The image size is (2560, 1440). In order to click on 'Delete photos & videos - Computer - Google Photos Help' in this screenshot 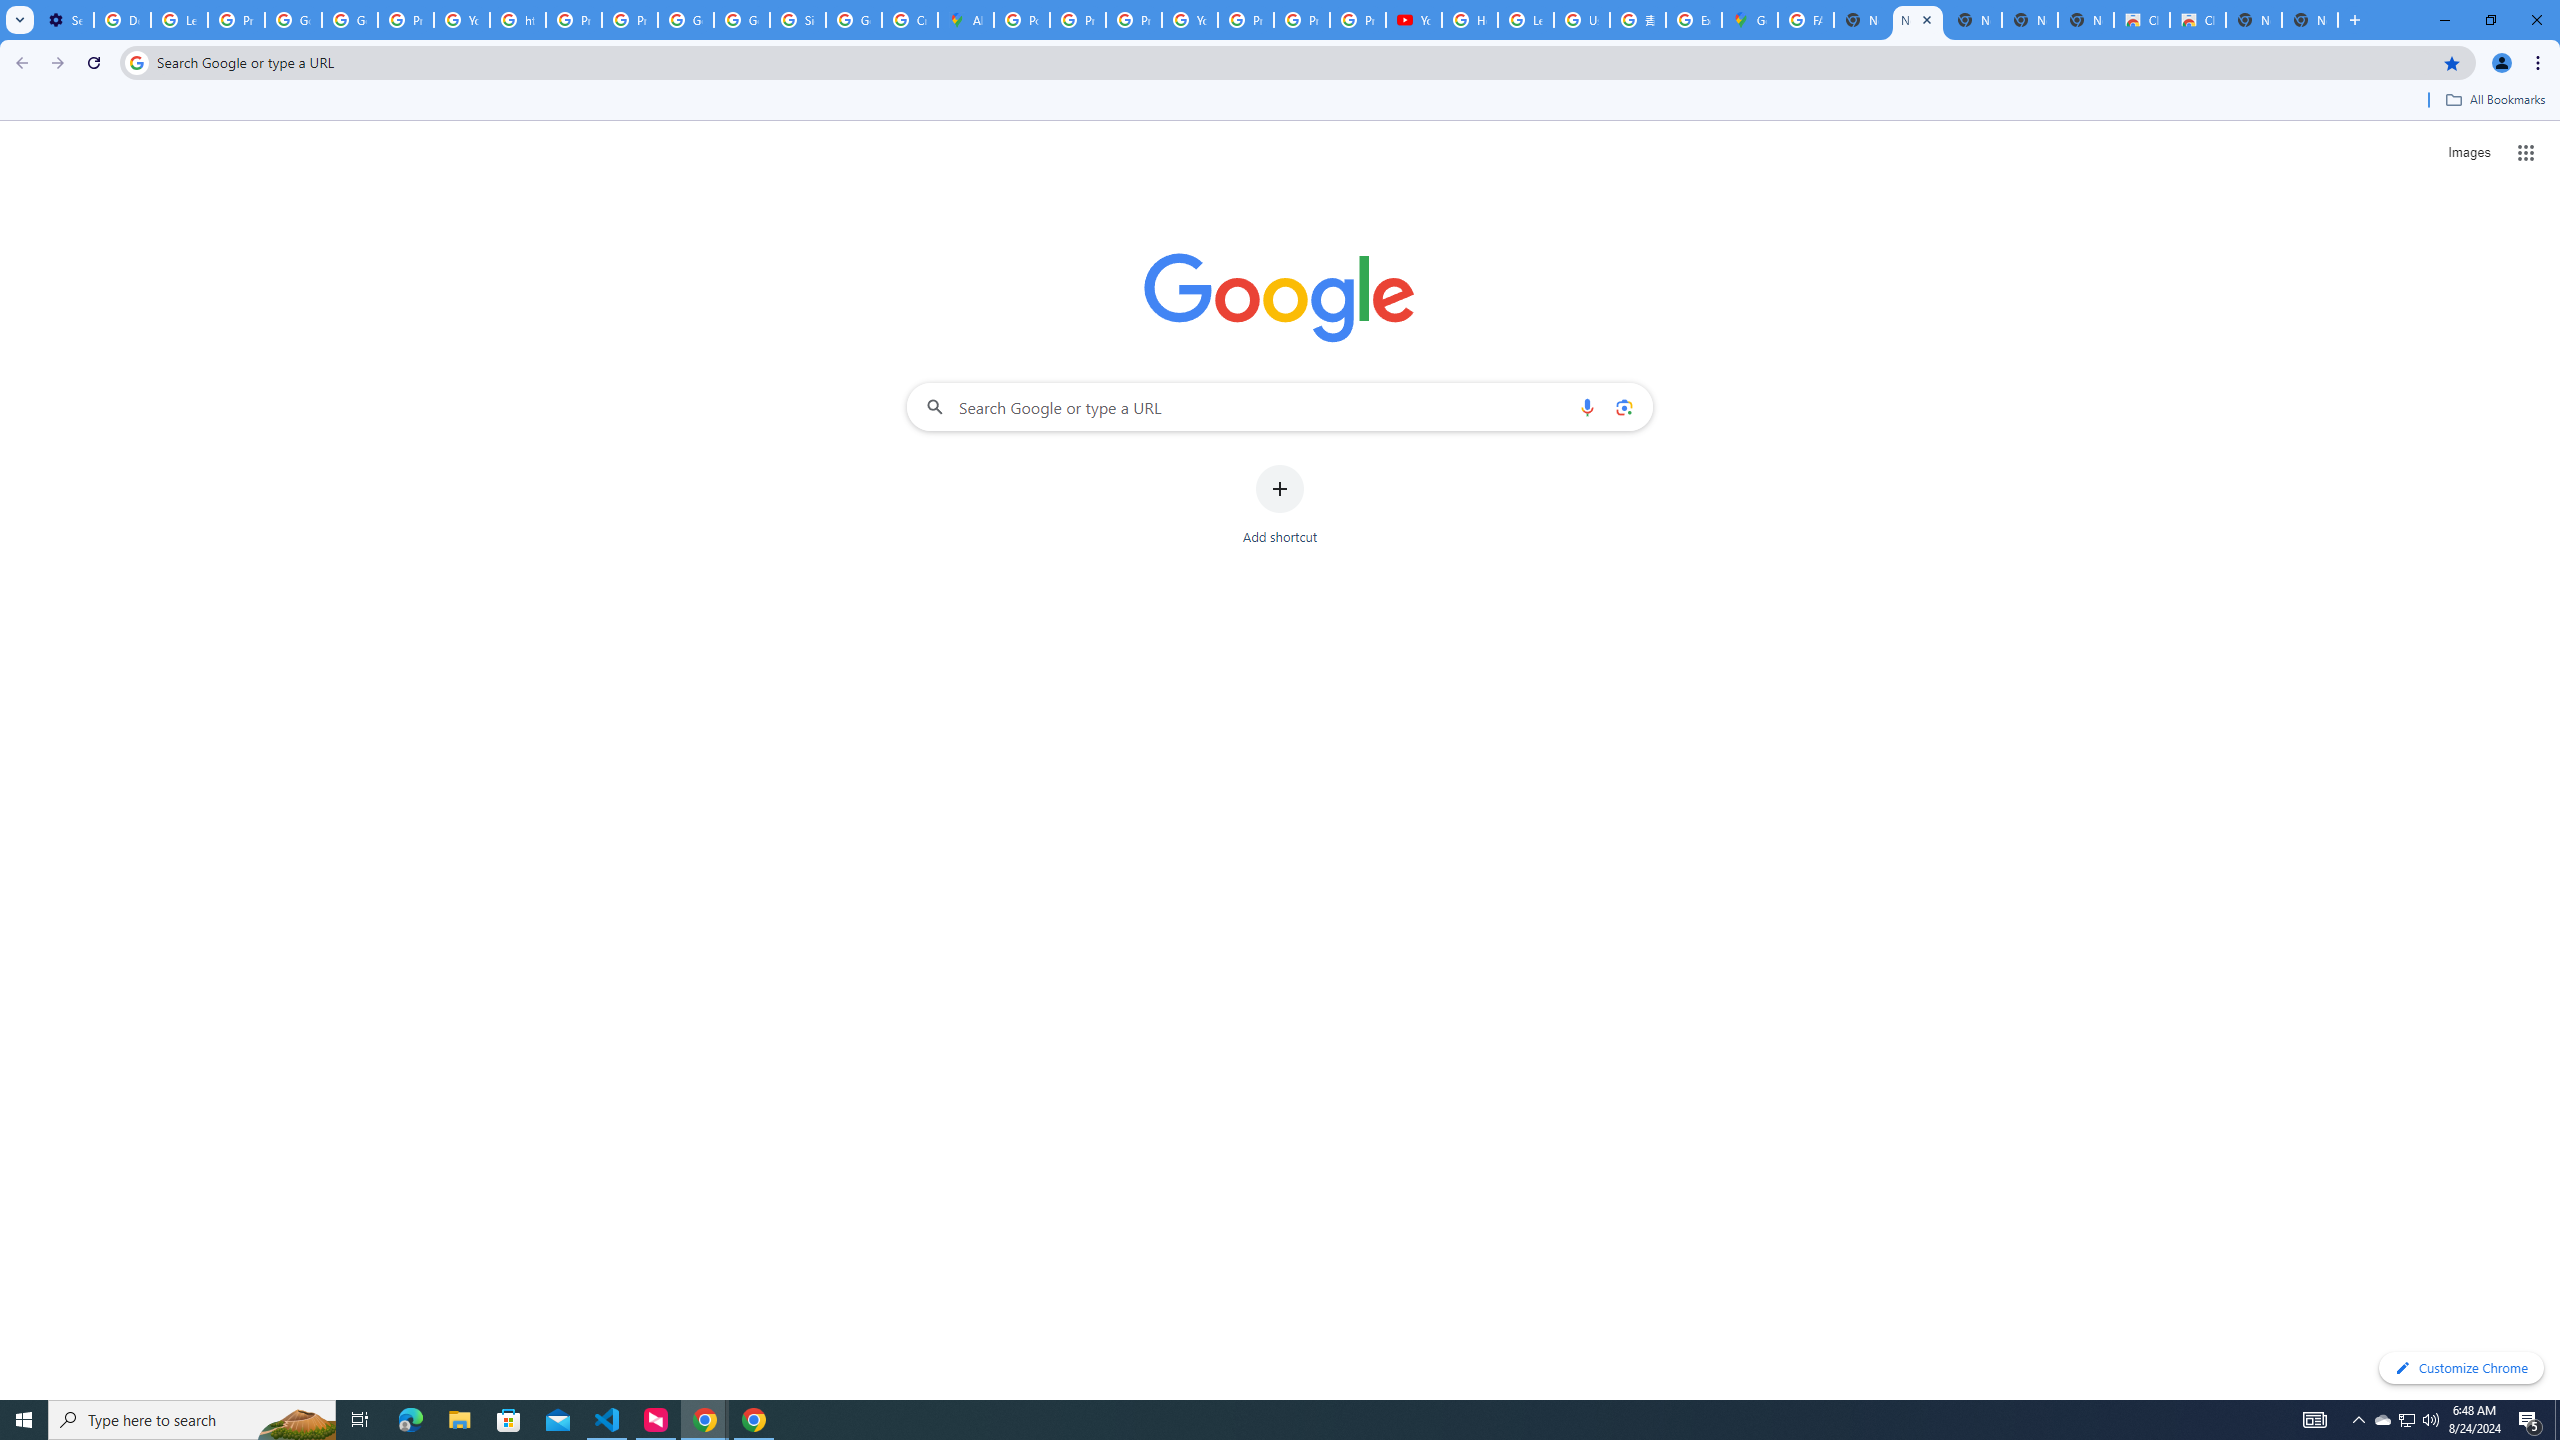, I will do `click(121, 19)`.